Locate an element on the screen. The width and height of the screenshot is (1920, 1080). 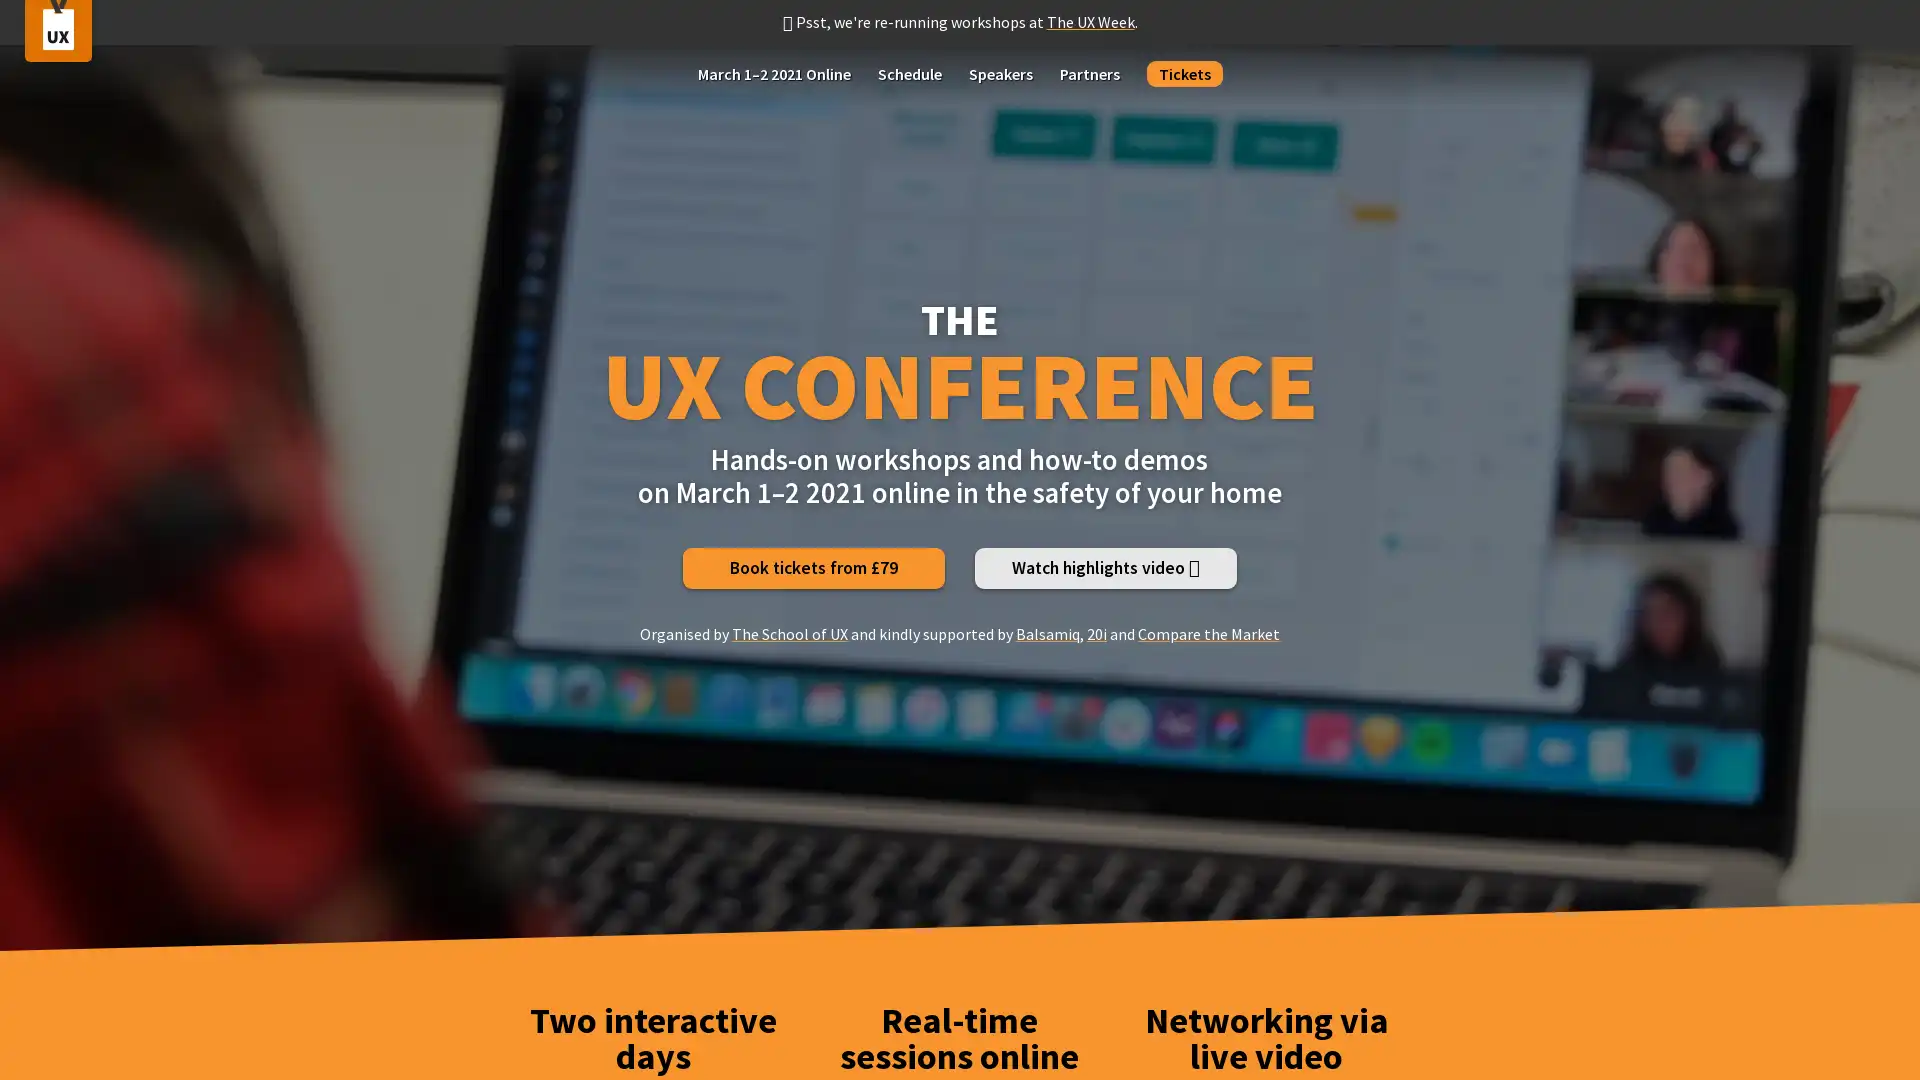
Book tickets from 79 is located at coordinates (813, 567).